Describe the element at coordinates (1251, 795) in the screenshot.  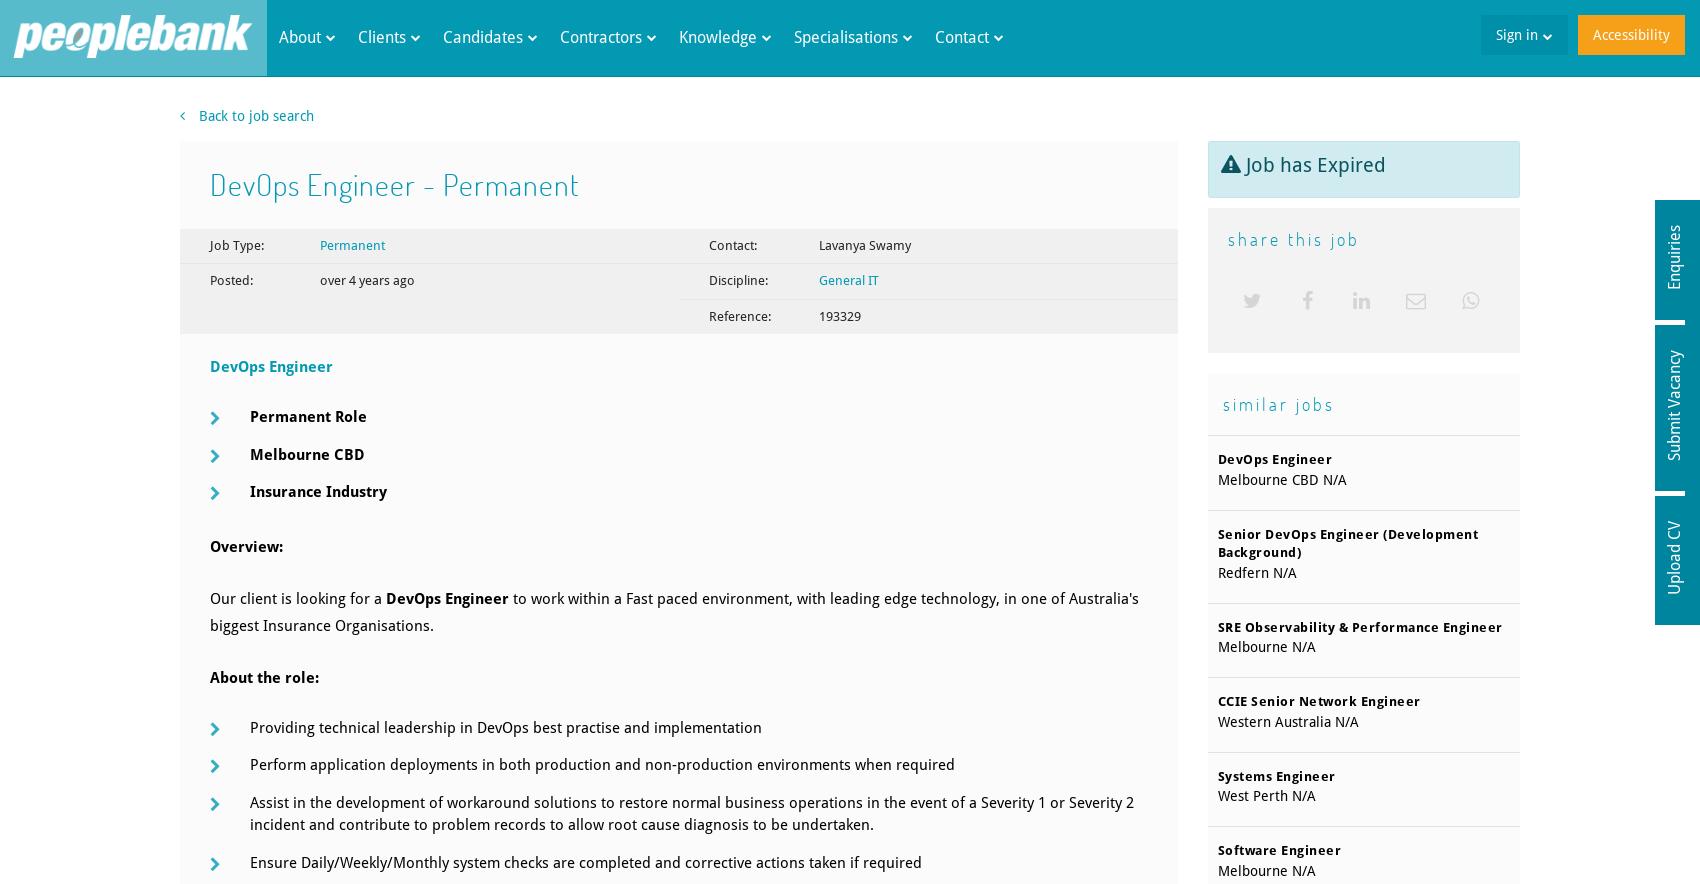
I see `'West Perth'` at that location.